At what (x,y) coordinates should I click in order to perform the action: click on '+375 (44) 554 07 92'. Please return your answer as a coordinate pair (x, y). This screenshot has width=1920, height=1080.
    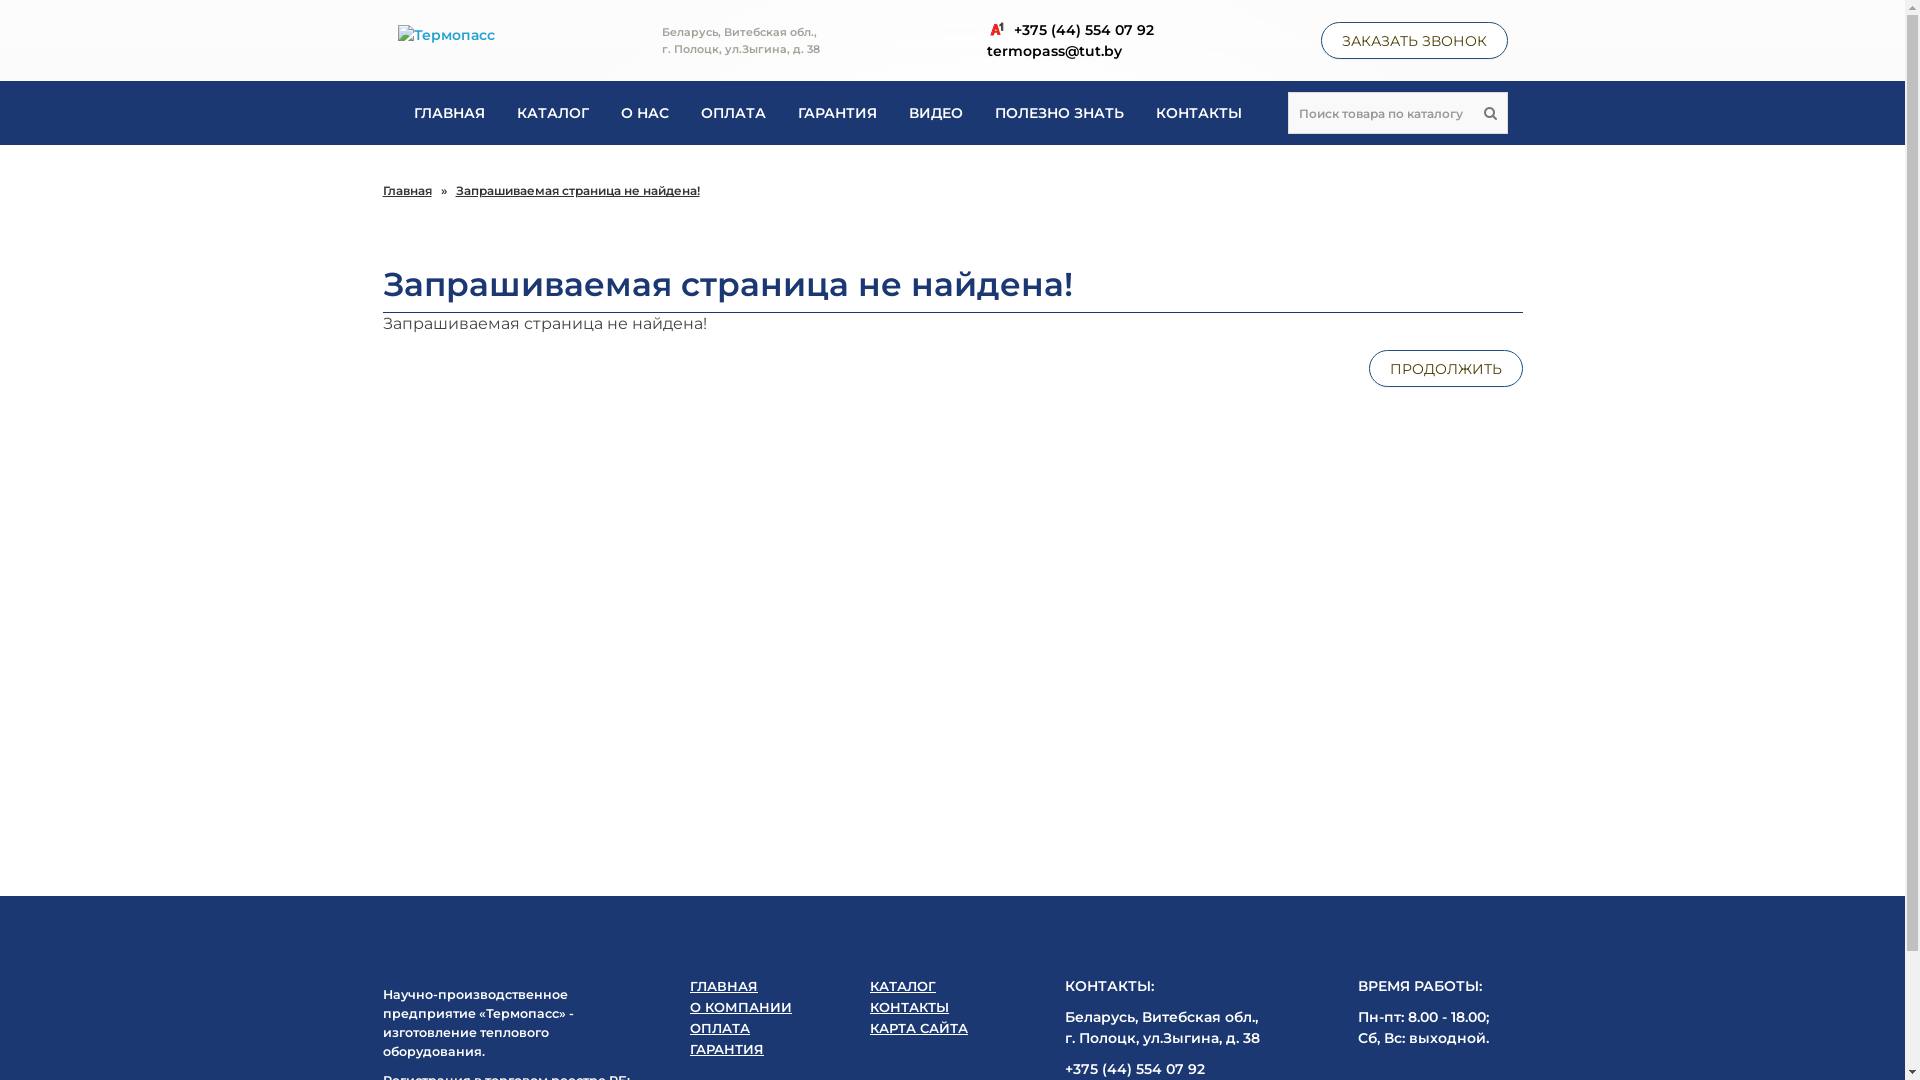
    Looking at the image, I should click on (1068, 30).